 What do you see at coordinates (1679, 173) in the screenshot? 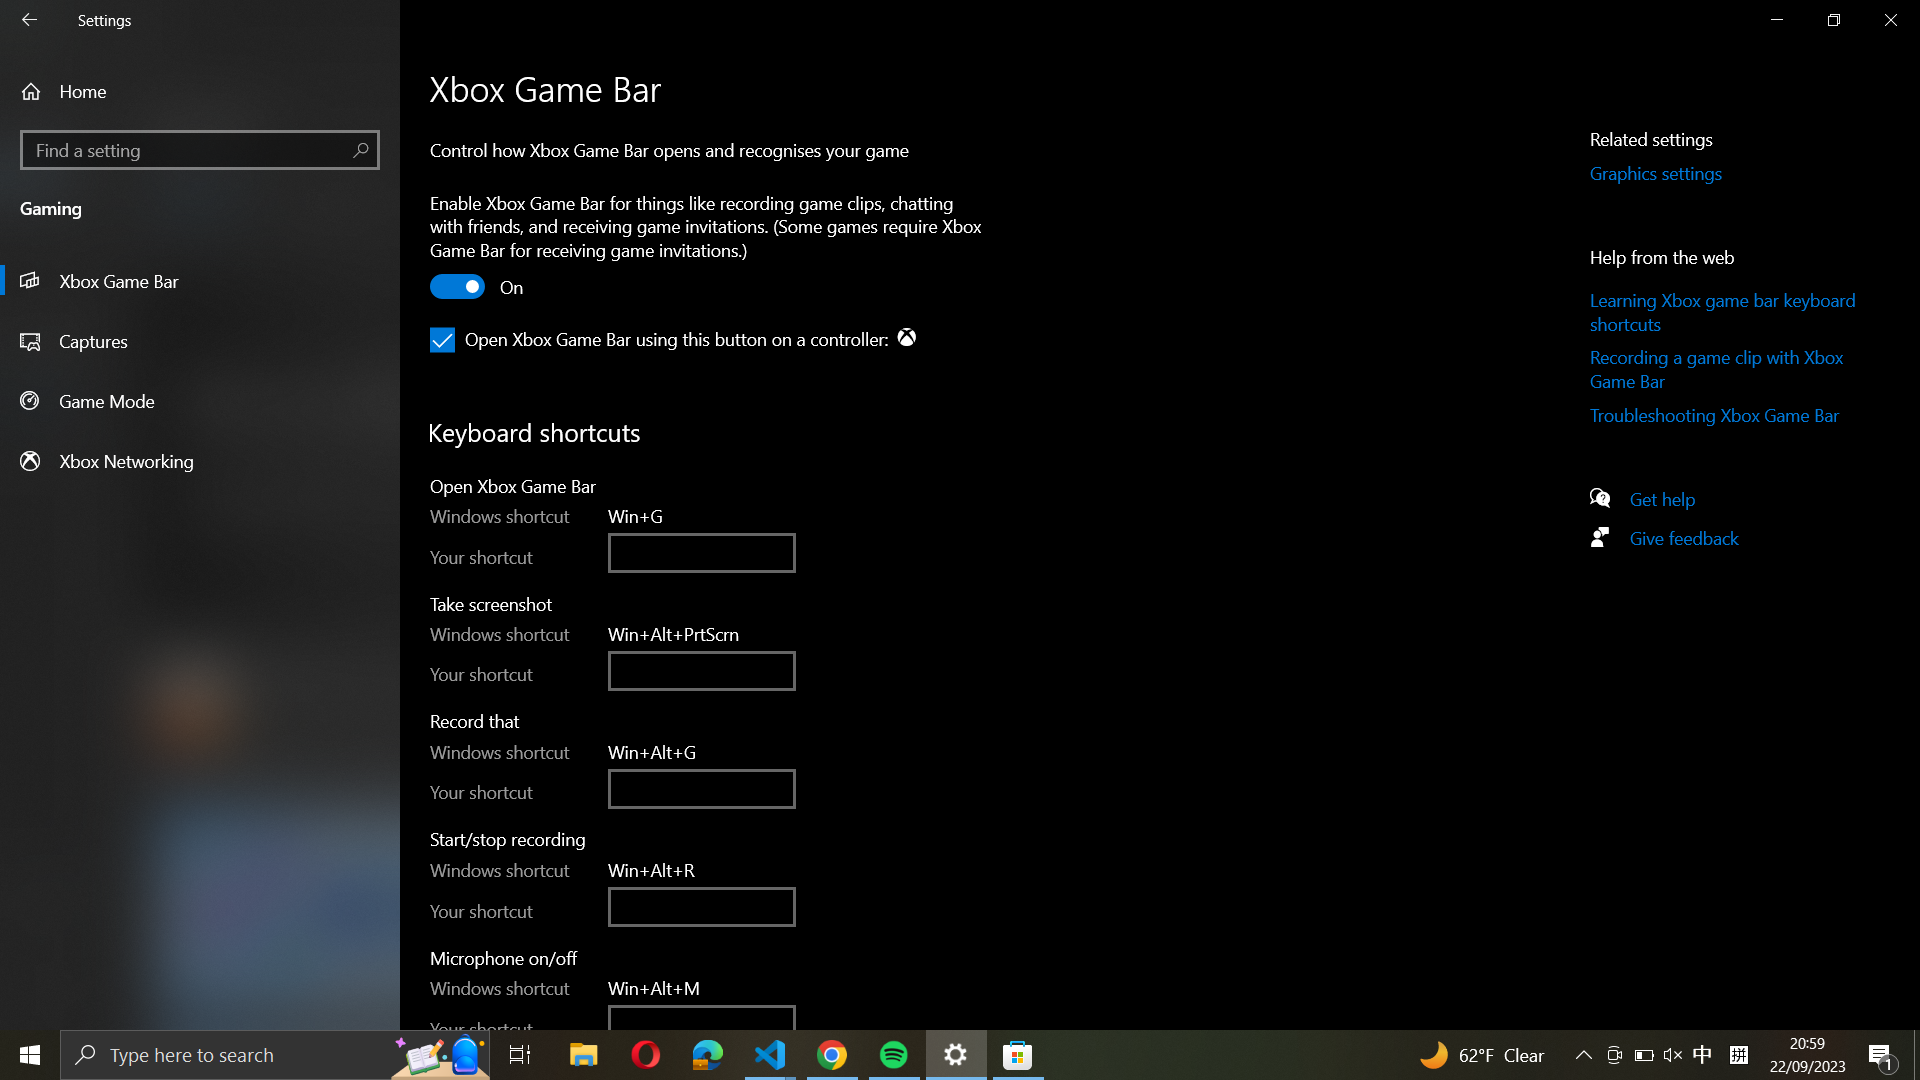
I see `the Graphics Settings by selecting the button on the right side of the screen` at bounding box center [1679, 173].